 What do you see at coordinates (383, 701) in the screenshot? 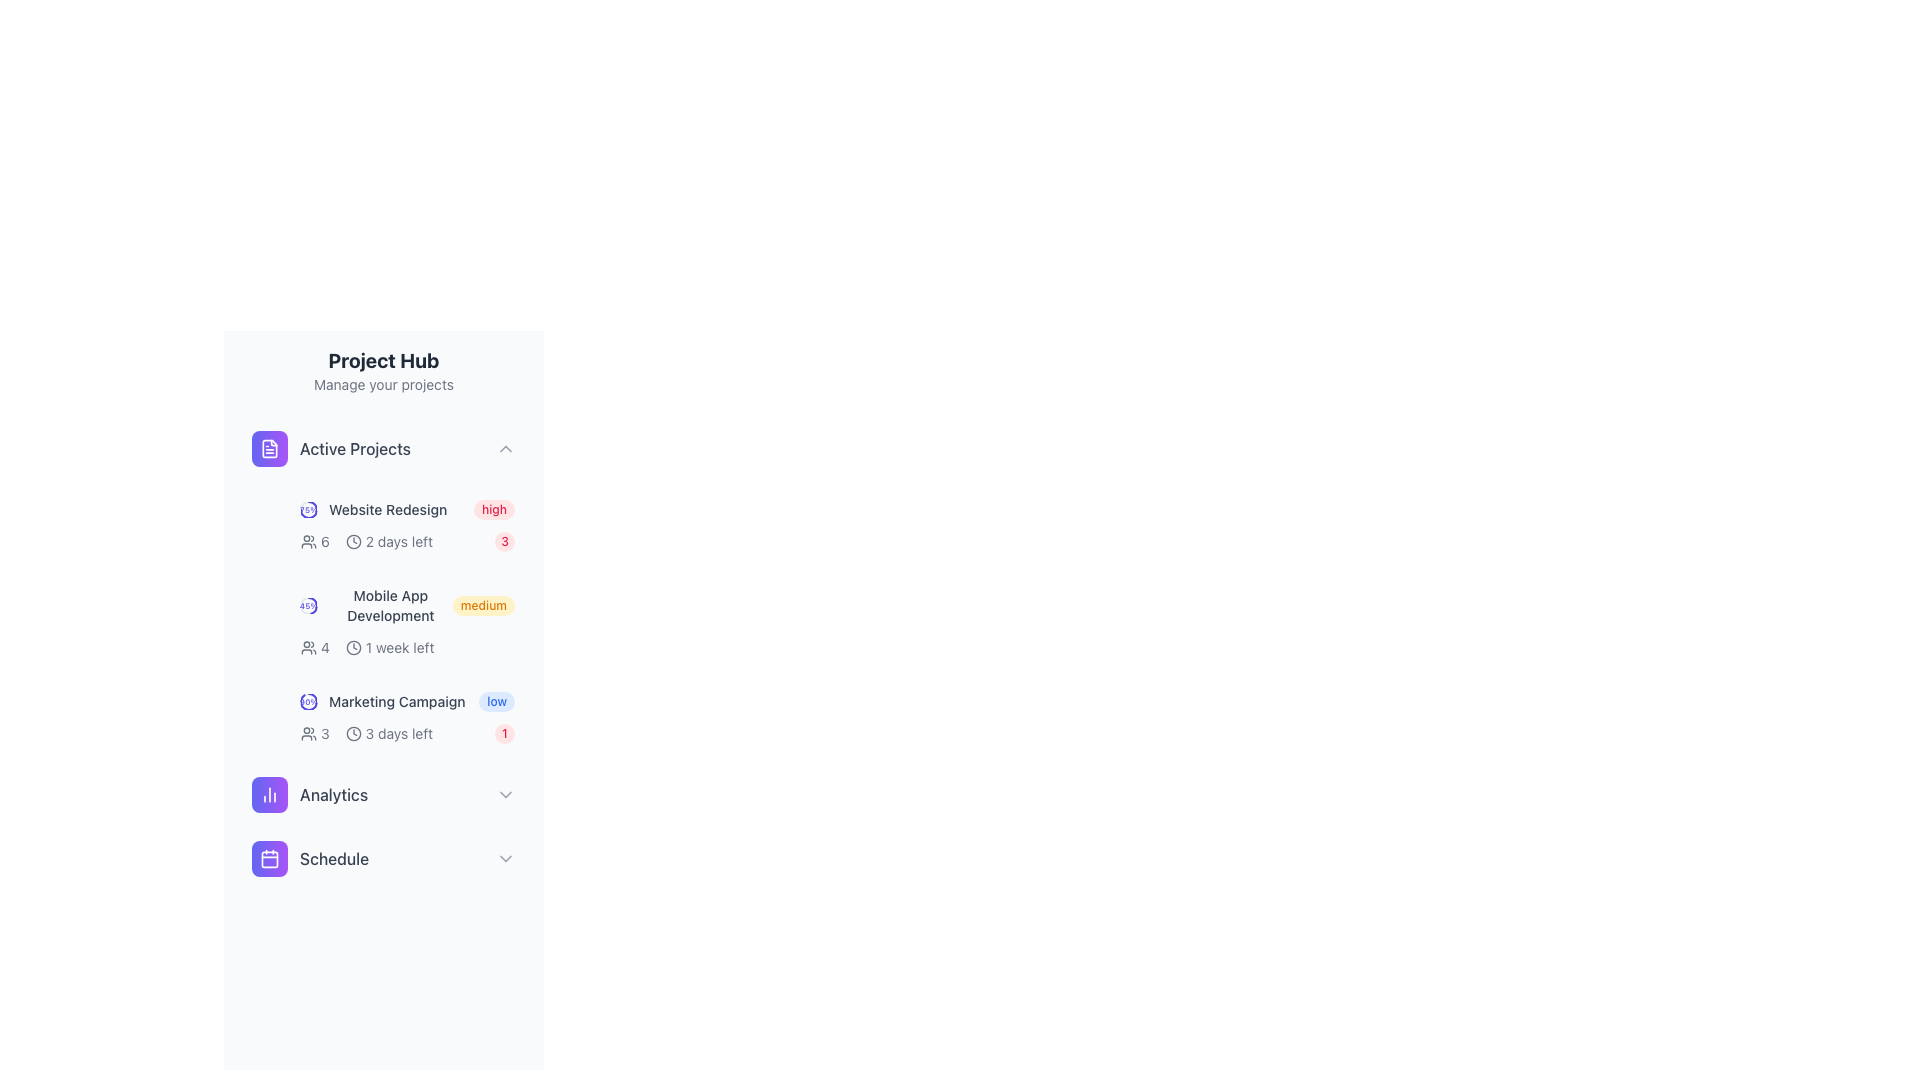
I see `the text 'Marketing Campaign' in the Active Projects section of the Project Hub` at bounding box center [383, 701].